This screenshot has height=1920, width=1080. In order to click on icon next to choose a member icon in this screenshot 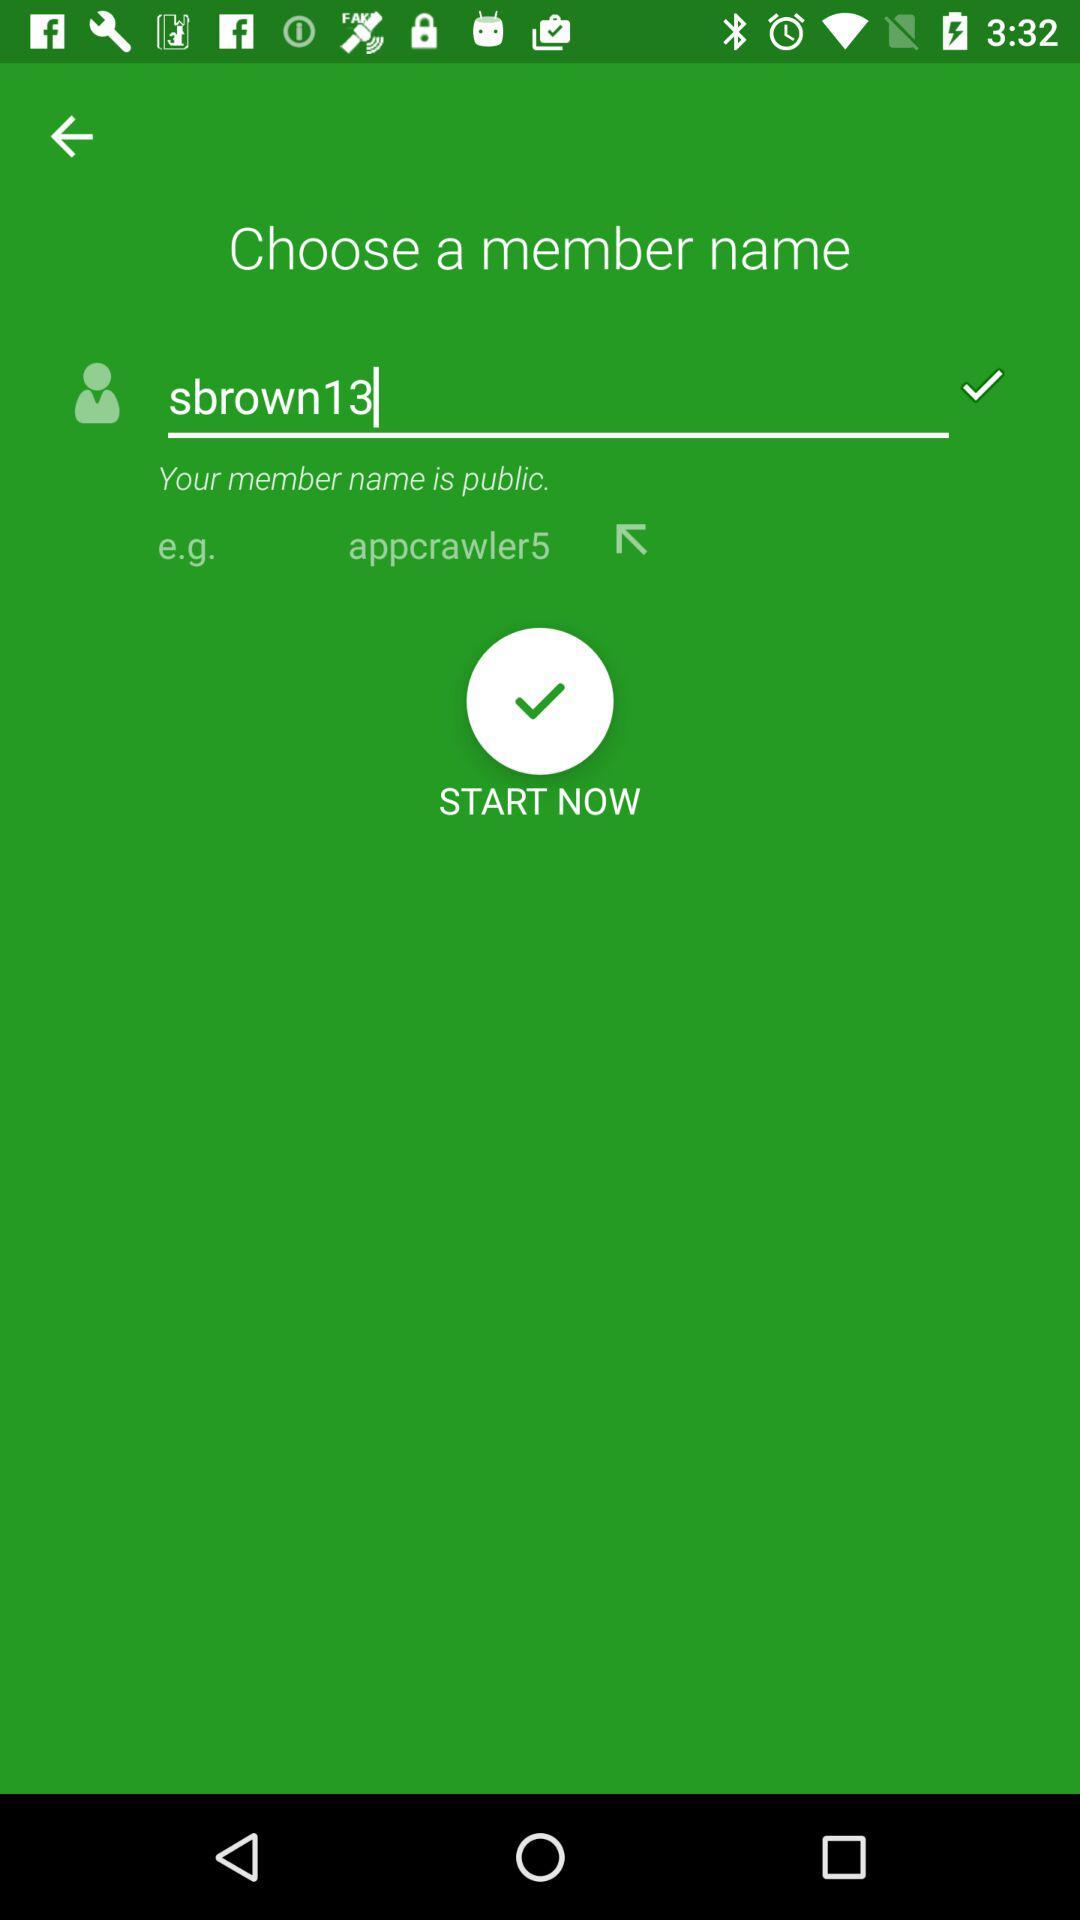, I will do `click(63, 134)`.